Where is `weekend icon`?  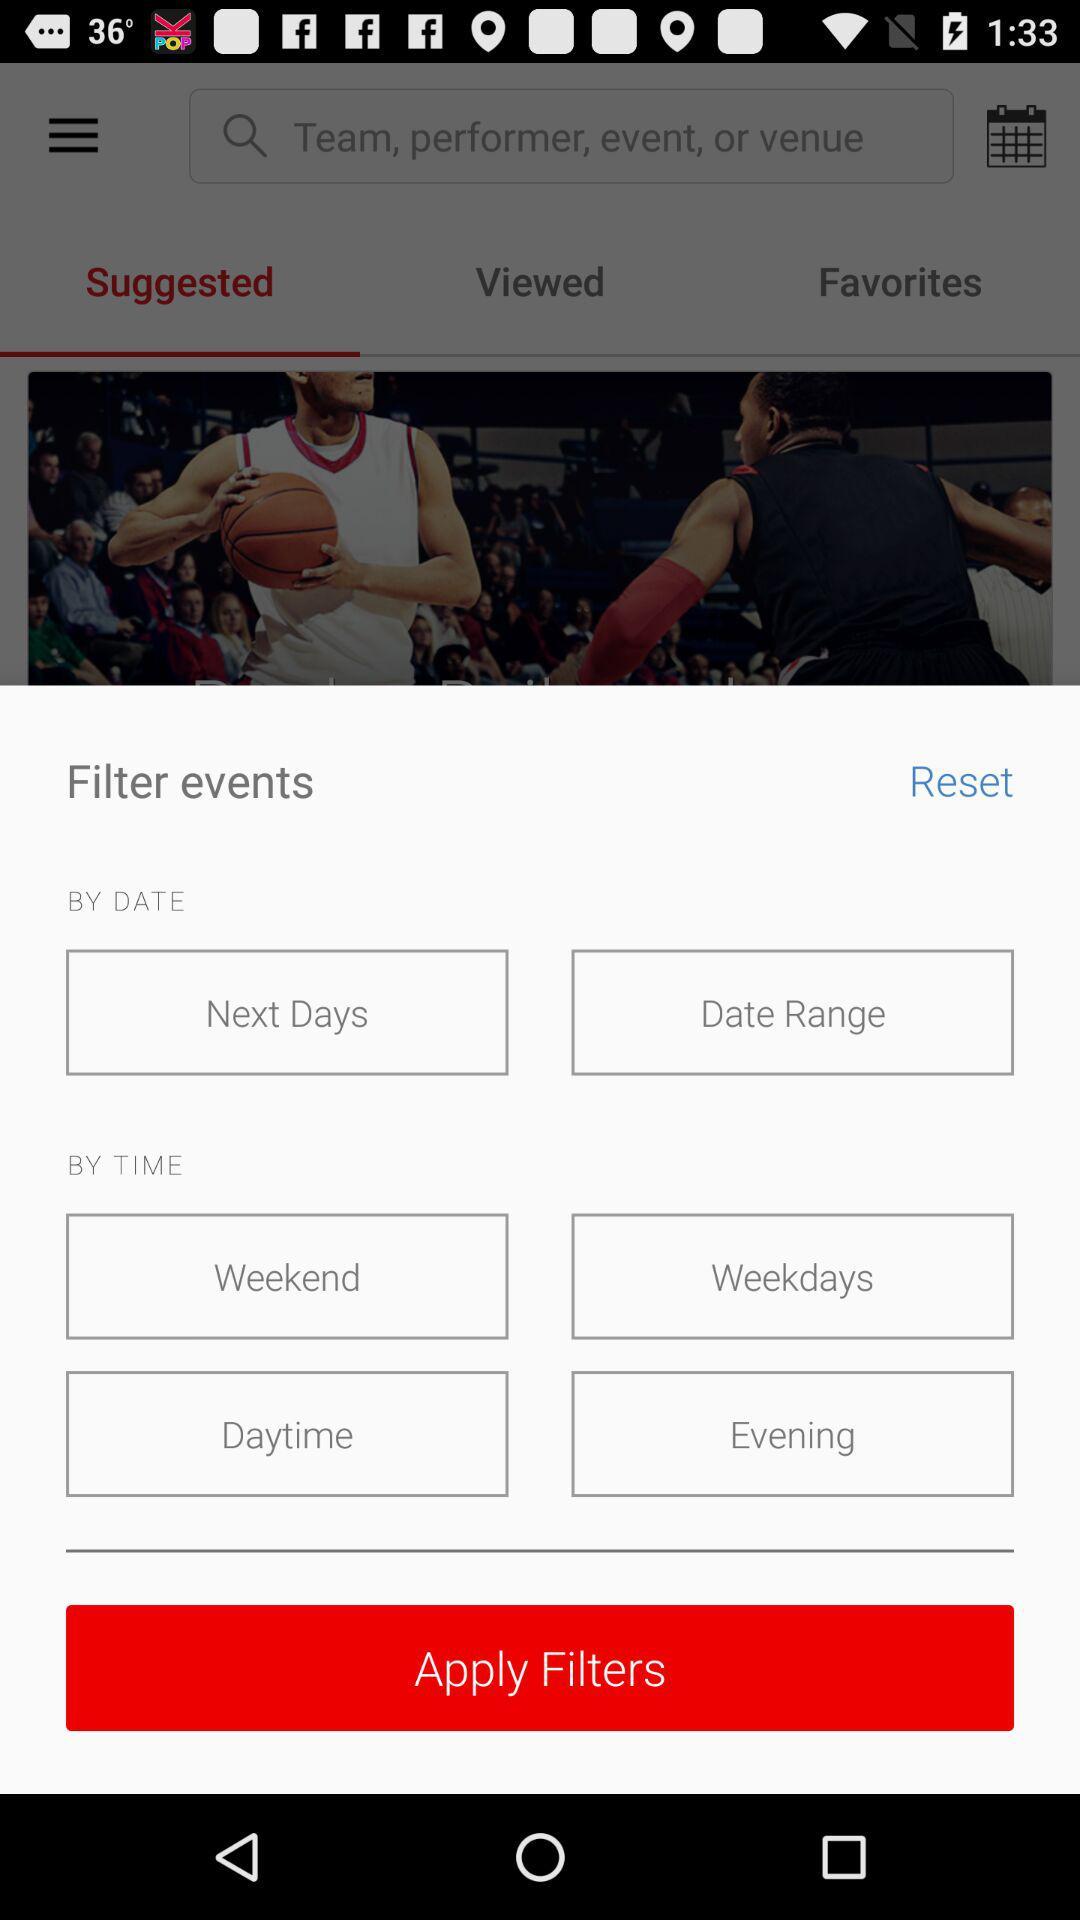
weekend icon is located at coordinates (287, 1275).